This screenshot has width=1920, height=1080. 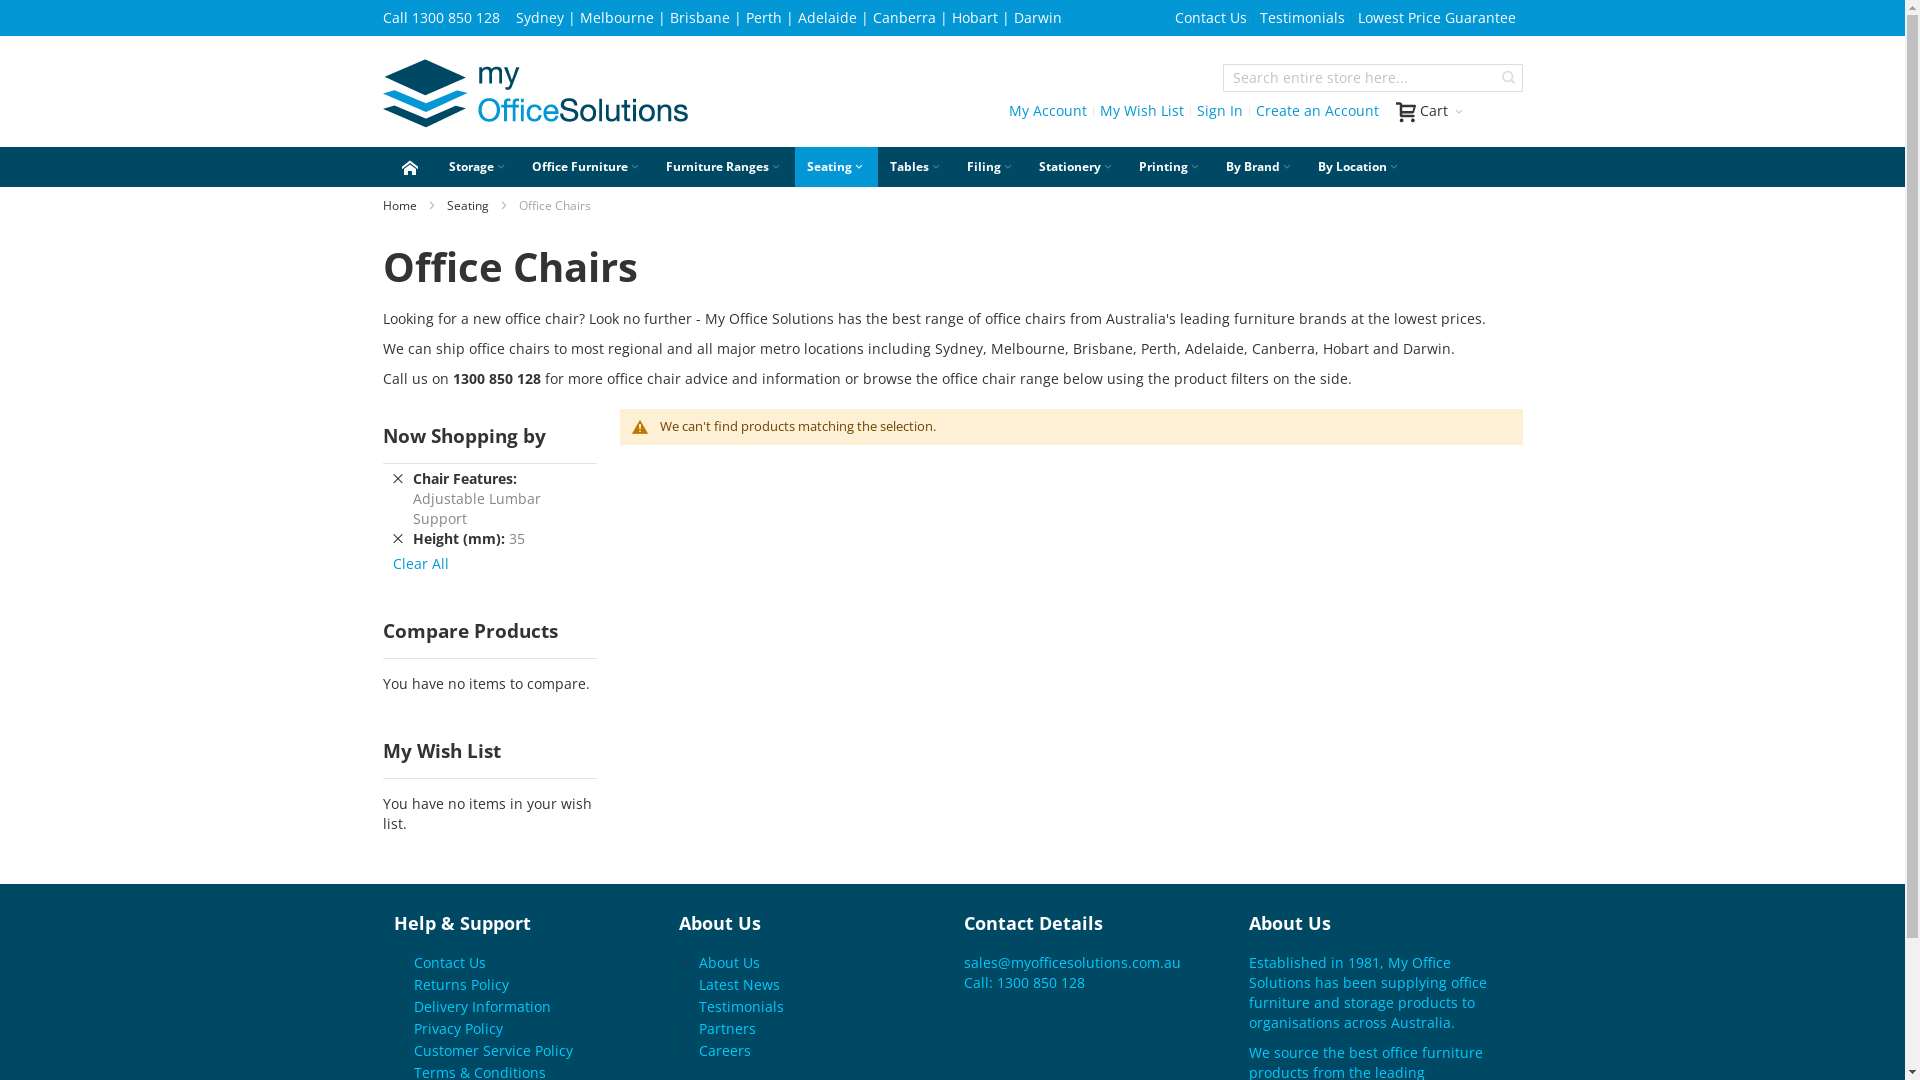 I want to click on 'Sydney', so click(x=539, y=17).